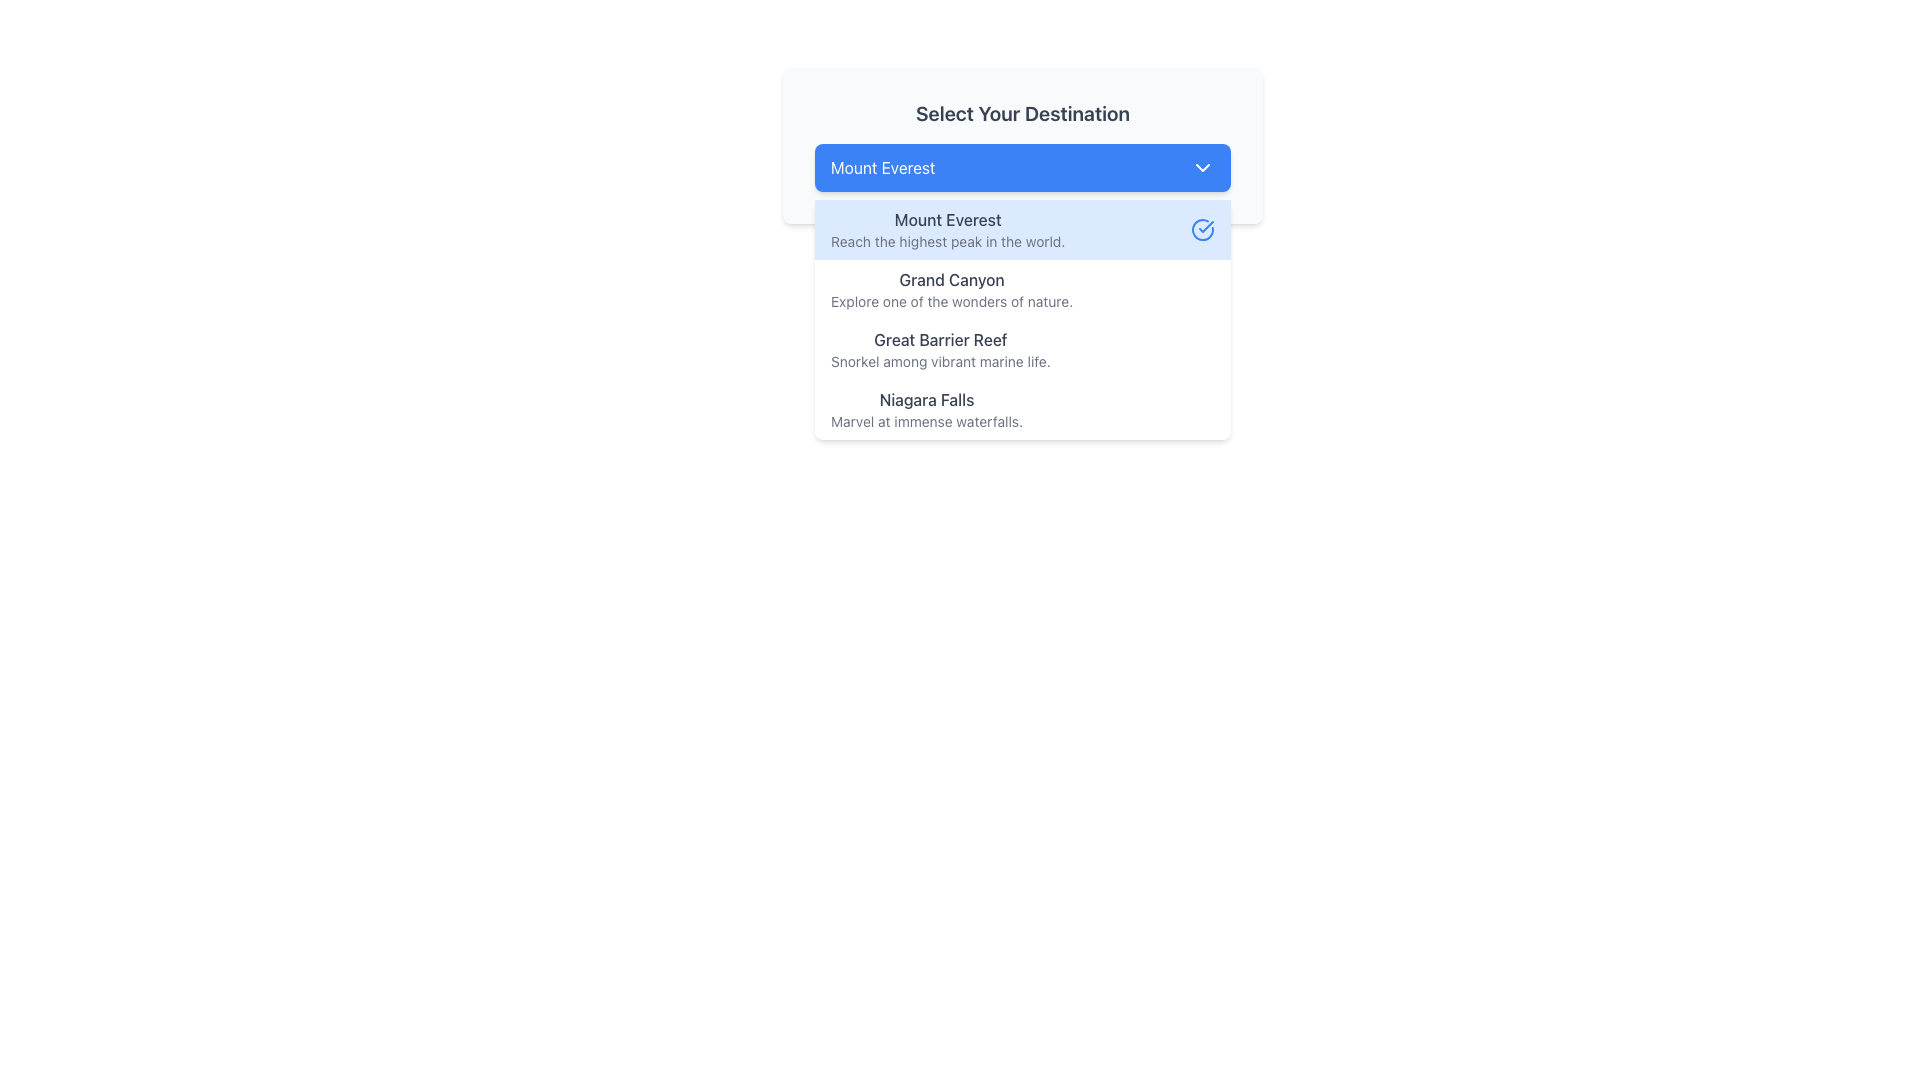 Image resolution: width=1920 pixels, height=1080 pixels. Describe the element at coordinates (1022, 349) in the screenshot. I see `the dropdown menu item labeled 'Great Barrier Reef'` at that location.